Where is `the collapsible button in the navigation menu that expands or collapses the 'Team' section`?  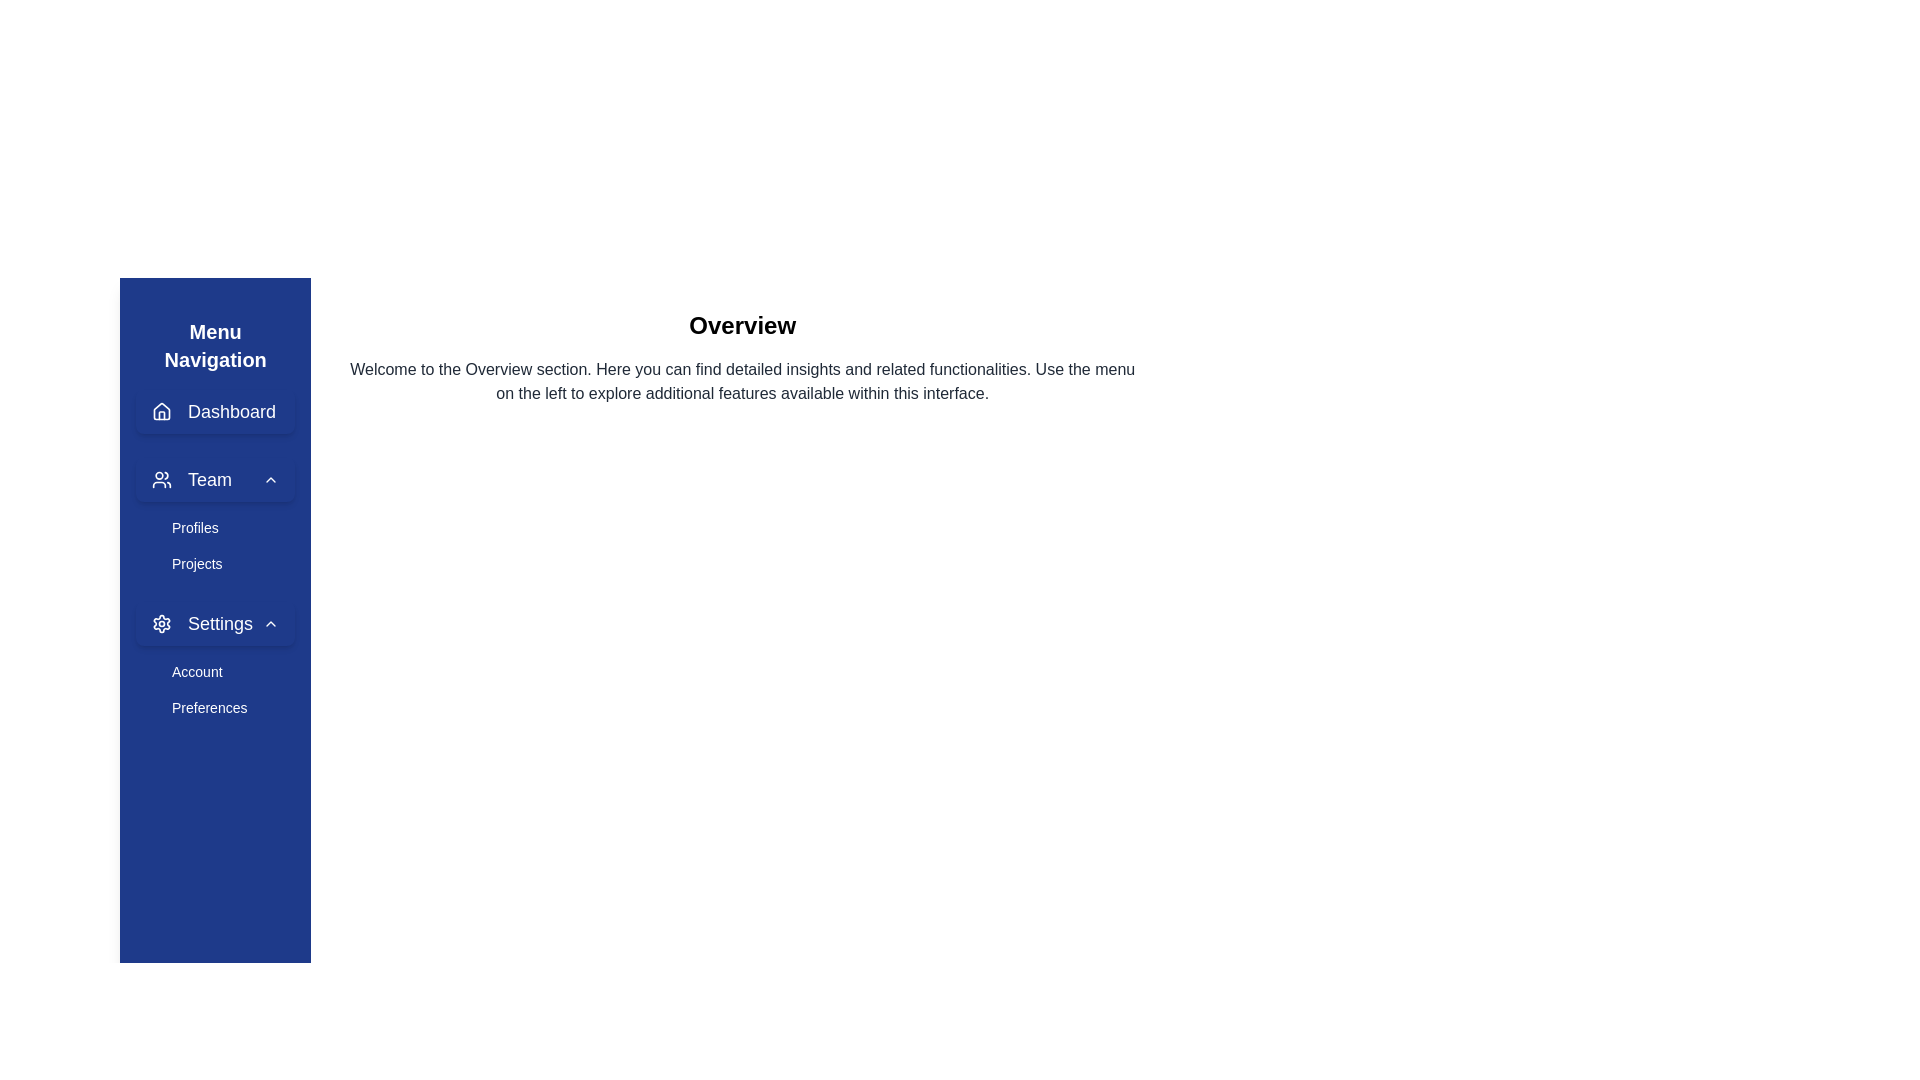
the collapsible button in the navigation menu that expands or collapses the 'Team' section is located at coordinates (215, 479).